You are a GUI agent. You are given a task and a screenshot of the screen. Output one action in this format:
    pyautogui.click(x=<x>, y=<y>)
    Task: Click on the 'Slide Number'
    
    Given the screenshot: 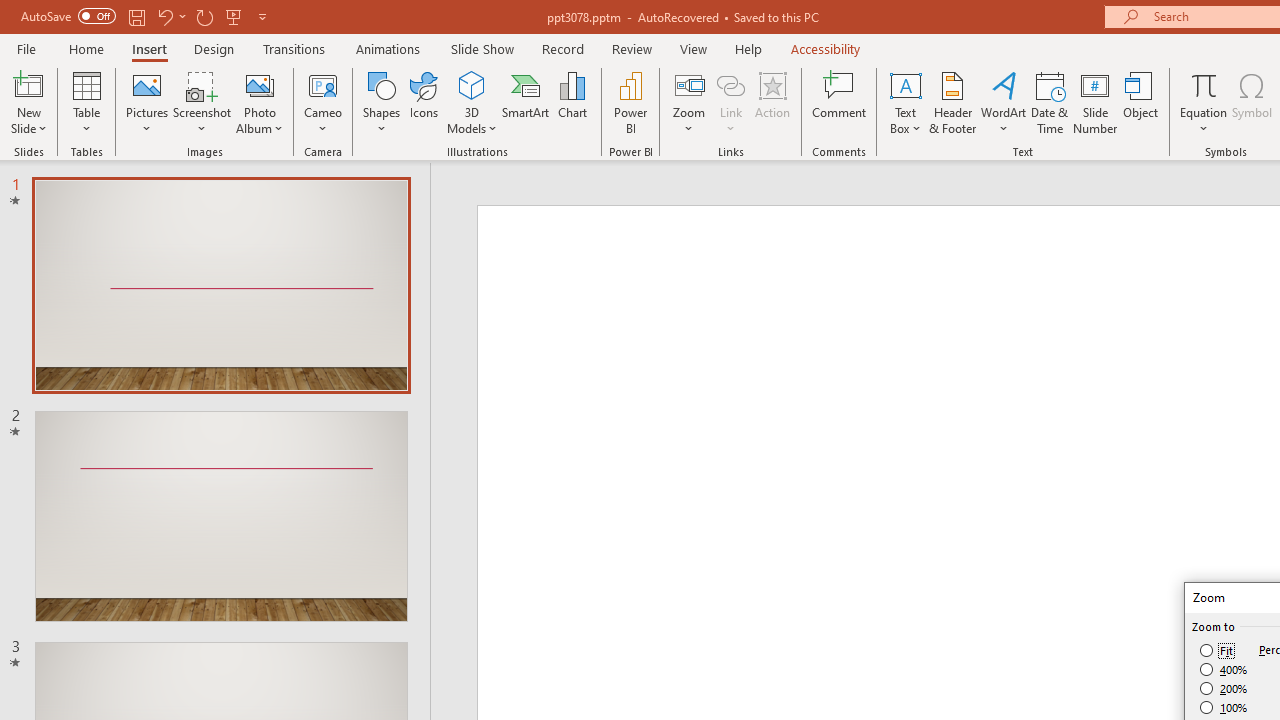 What is the action you would take?
    pyautogui.click(x=1094, y=103)
    